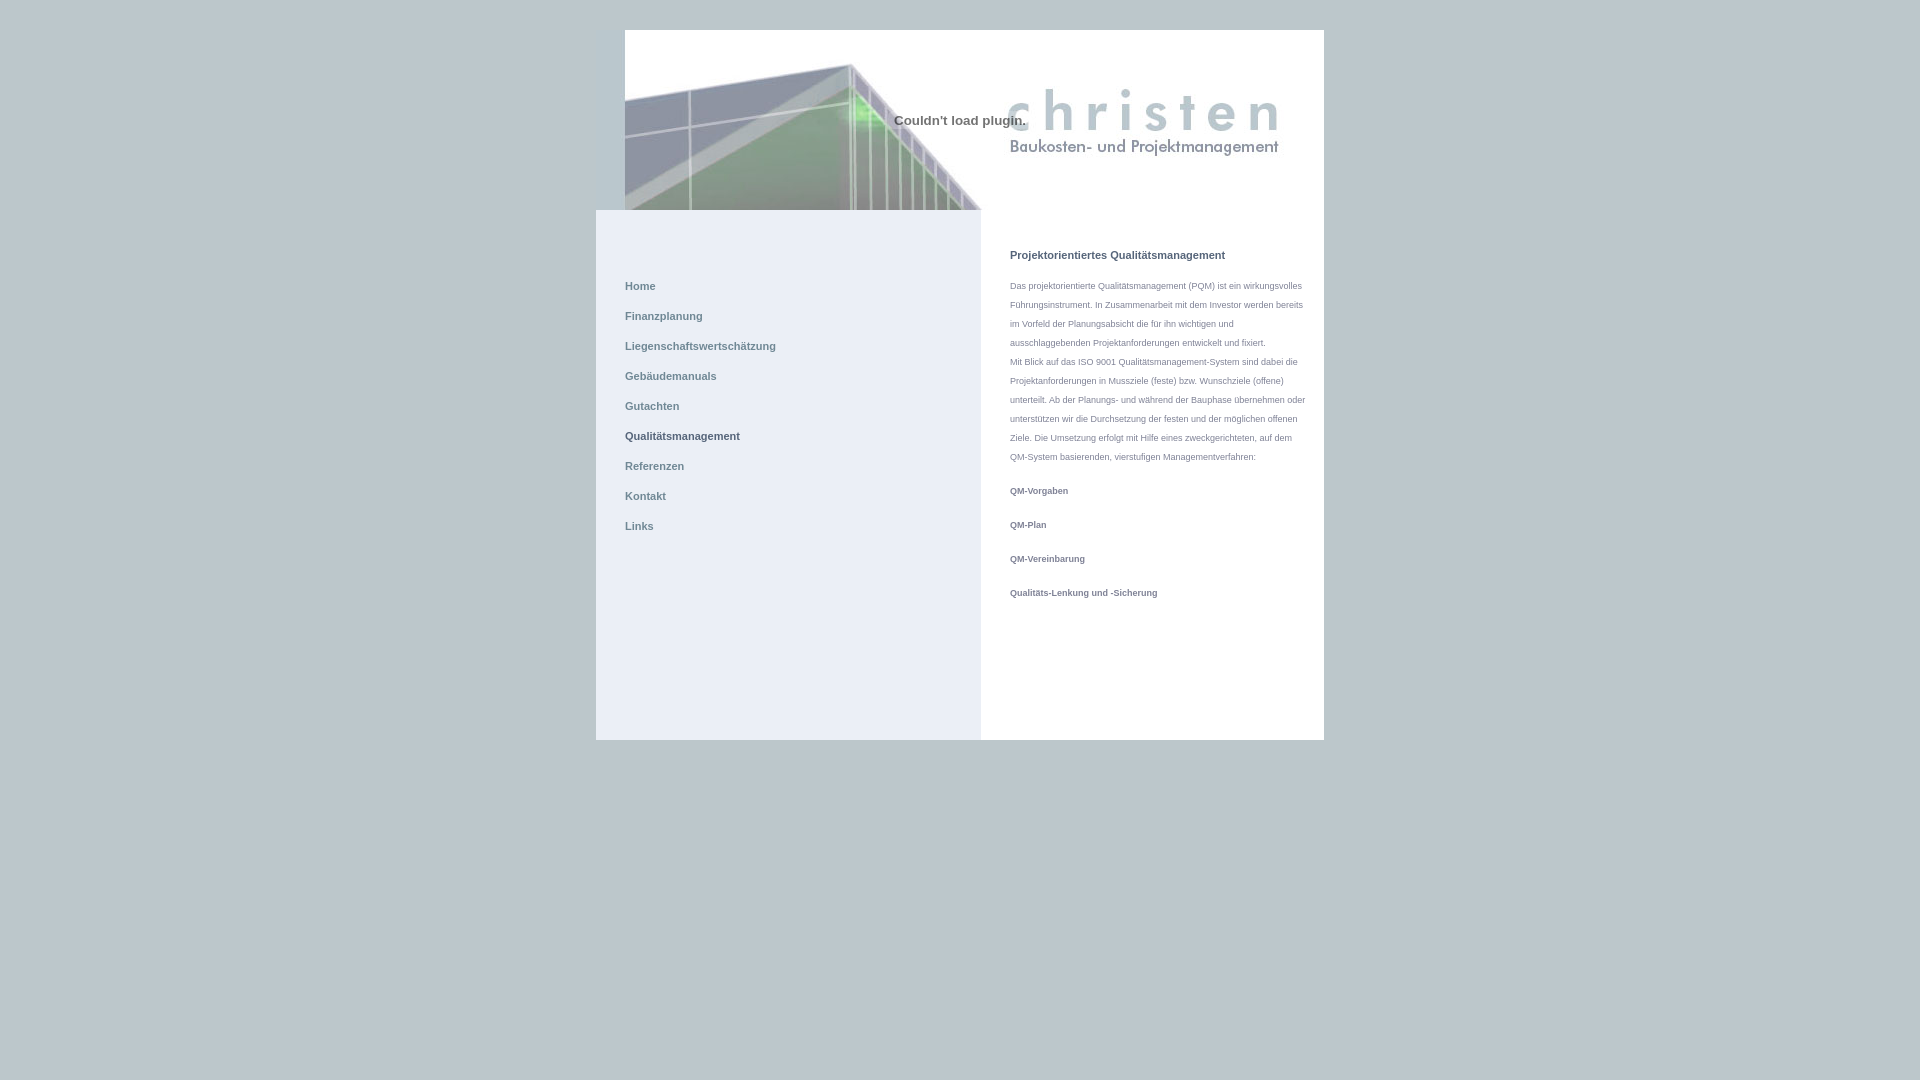 This screenshot has height=1080, width=1920. I want to click on 'Home', so click(640, 285).